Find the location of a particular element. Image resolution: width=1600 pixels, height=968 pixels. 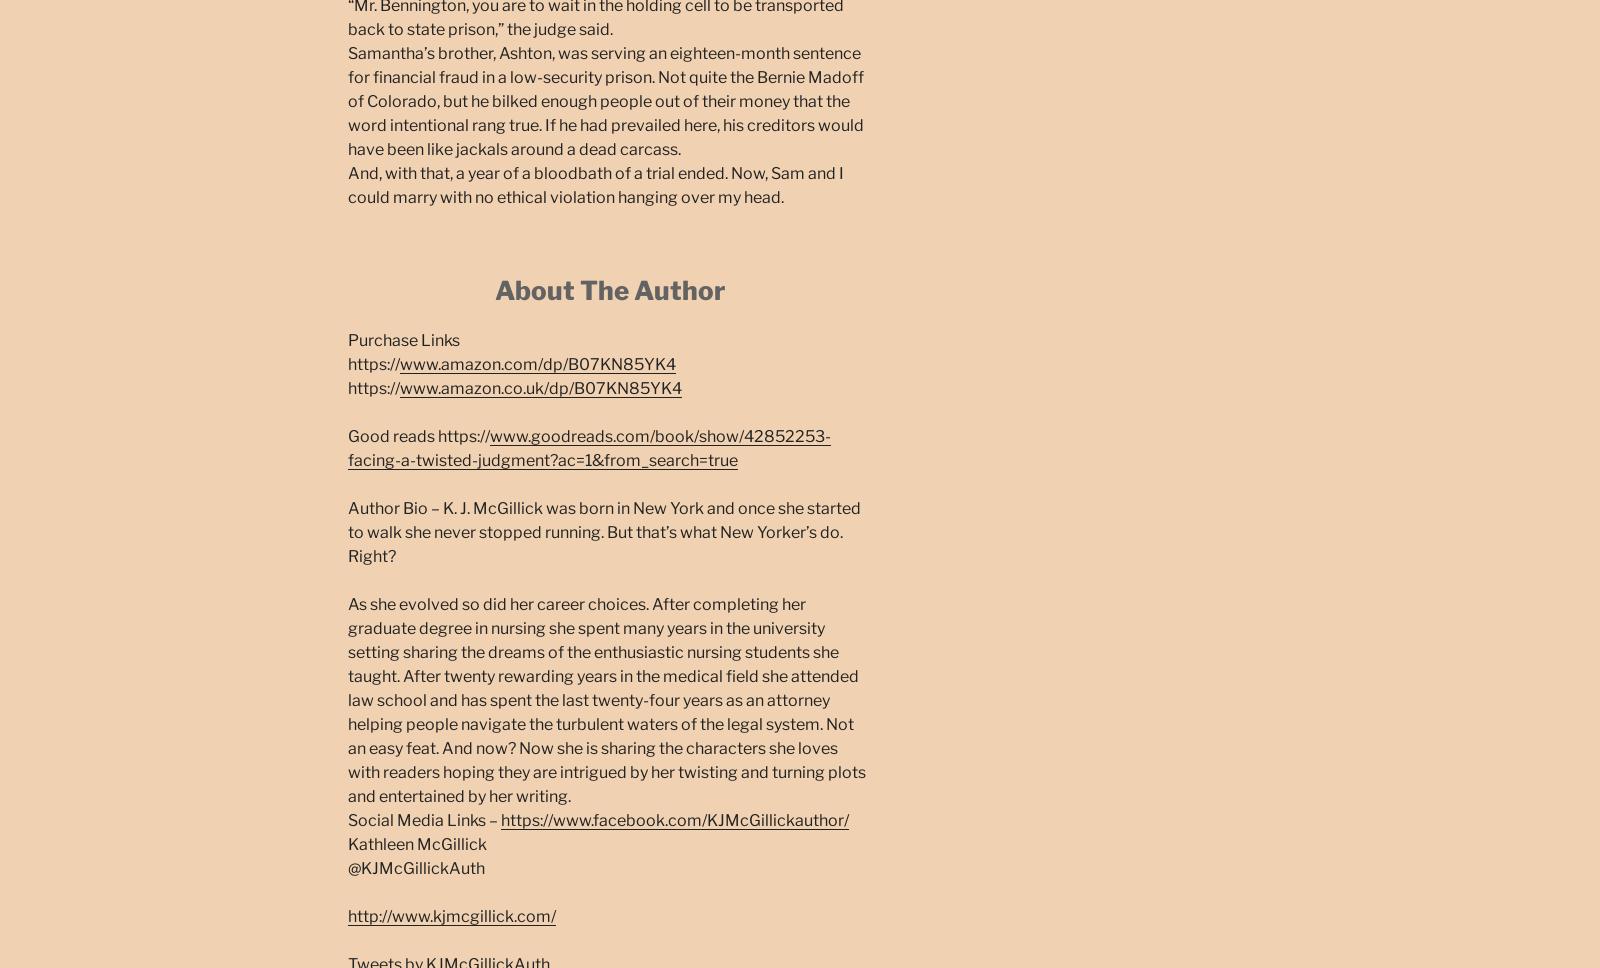

'www.amazon.com/dp/B07KN85YK4' is located at coordinates (536, 363).